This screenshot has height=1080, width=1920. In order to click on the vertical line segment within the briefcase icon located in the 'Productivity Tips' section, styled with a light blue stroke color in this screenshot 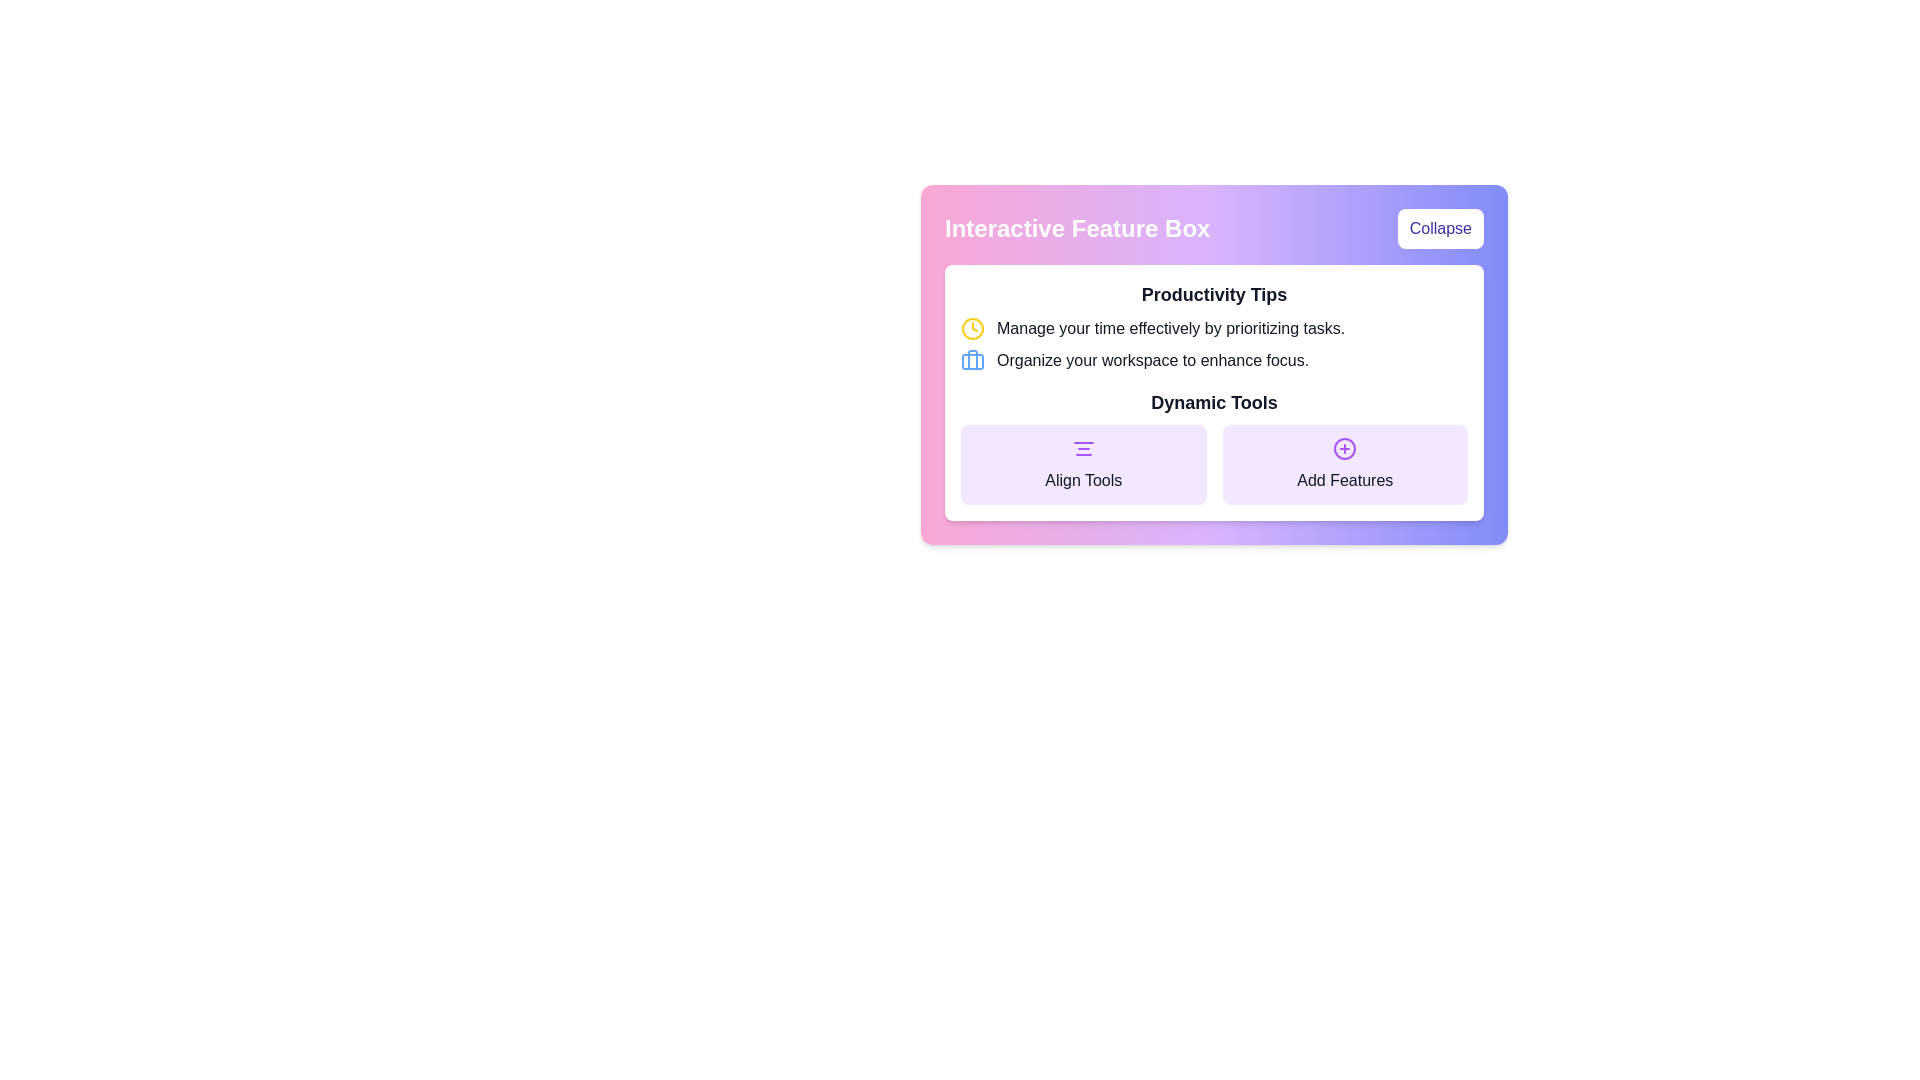, I will do `click(973, 358)`.